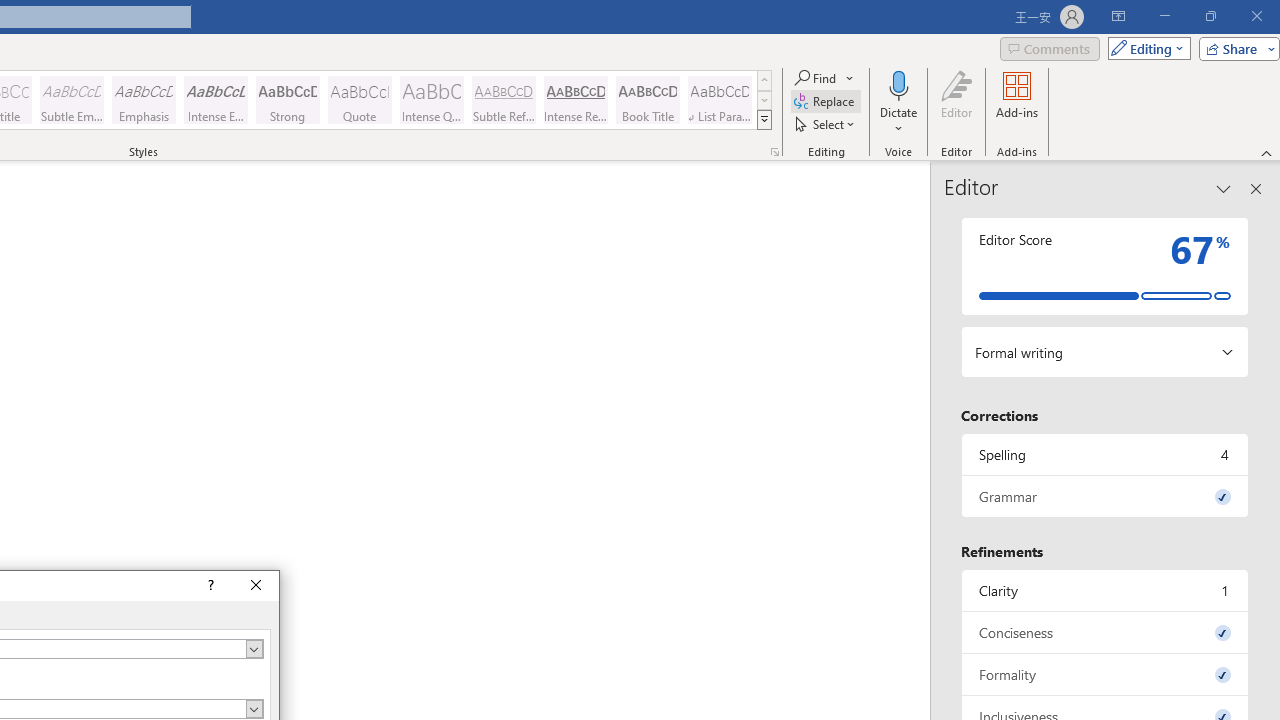 This screenshot has width=1280, height=720. Describe the element at coordinates (216, 100) in the screenshot. I see `'Intense Emphasis'` at that location.